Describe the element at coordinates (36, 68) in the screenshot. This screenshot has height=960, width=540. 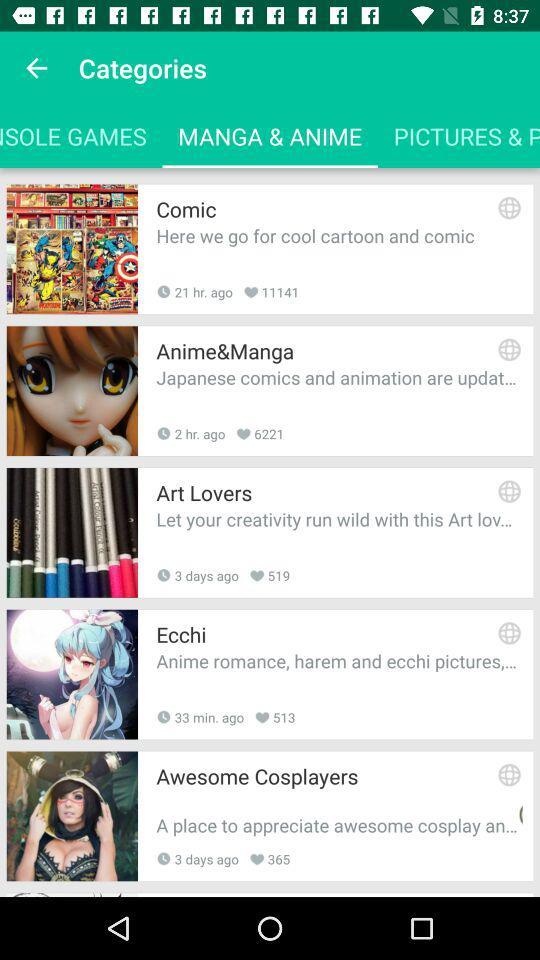
I see `item above pc & console games icon` at that location.